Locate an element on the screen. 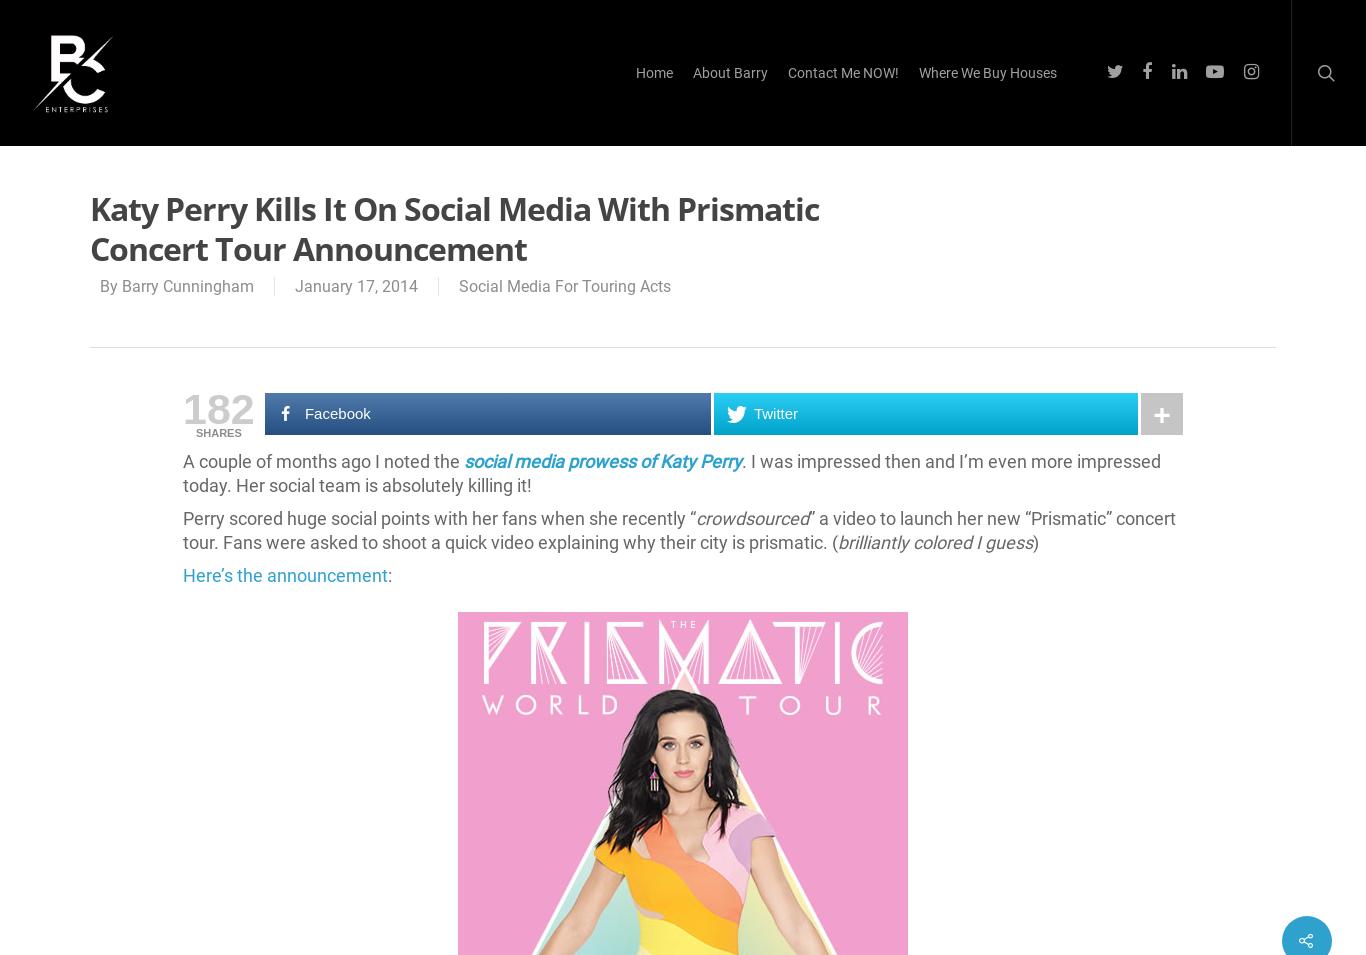  ':' is located at coordinates (388, 575).